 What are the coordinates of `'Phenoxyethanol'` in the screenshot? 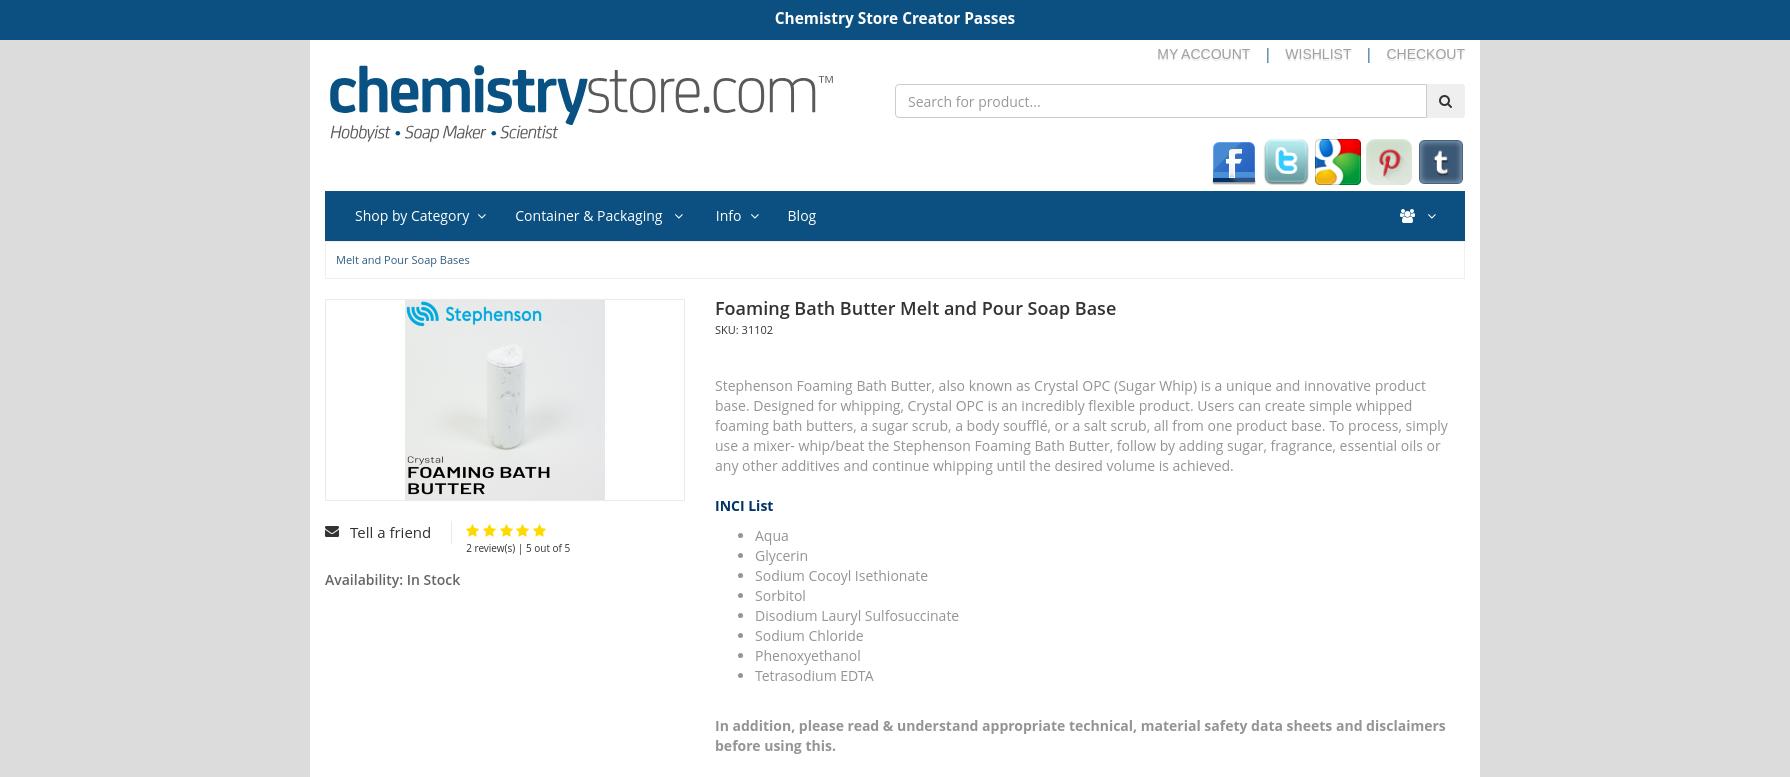 It's located at (806, 653).